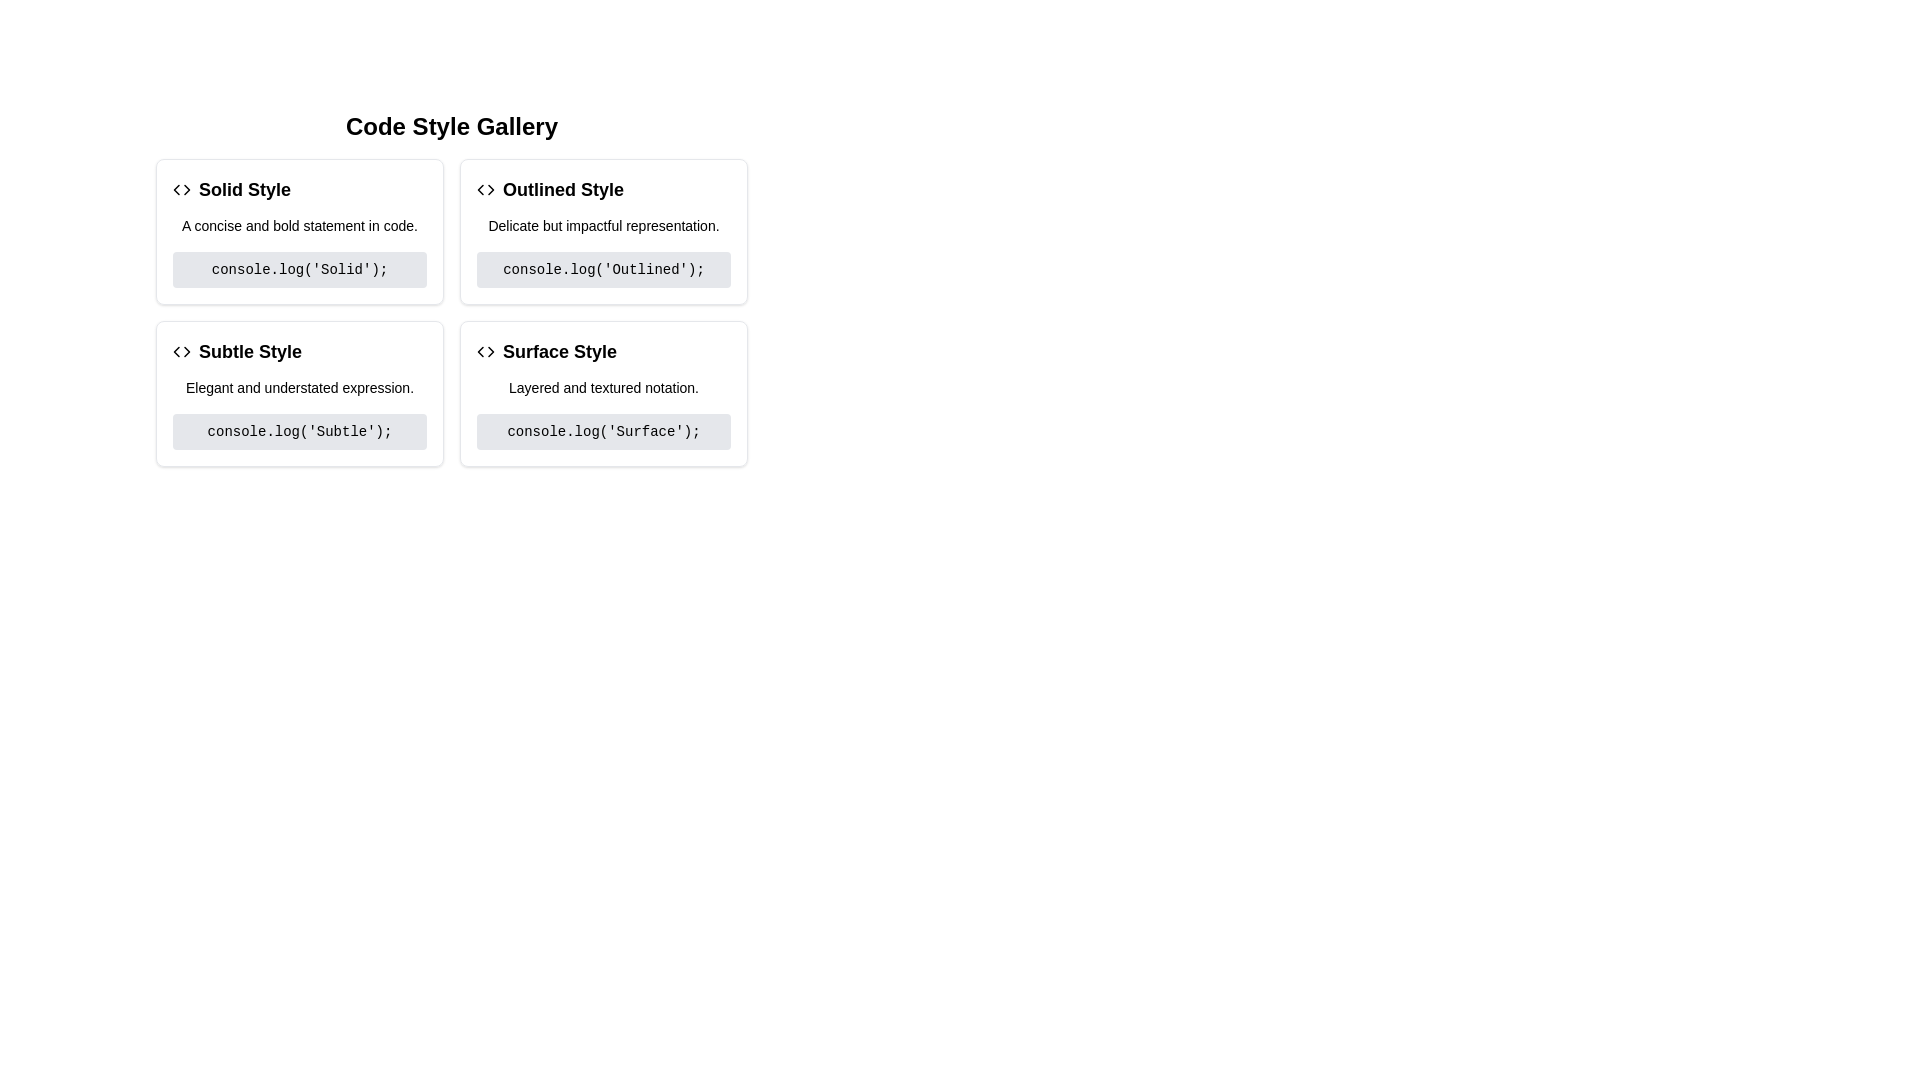  What do you see at coordinates (485, 350) in the screenshot?
I see `the SVG icon with angular brackets pointing left and right, located in the 'Surface Style' section of the 'Code Style Gallery'` at bounding box center [485, 350].